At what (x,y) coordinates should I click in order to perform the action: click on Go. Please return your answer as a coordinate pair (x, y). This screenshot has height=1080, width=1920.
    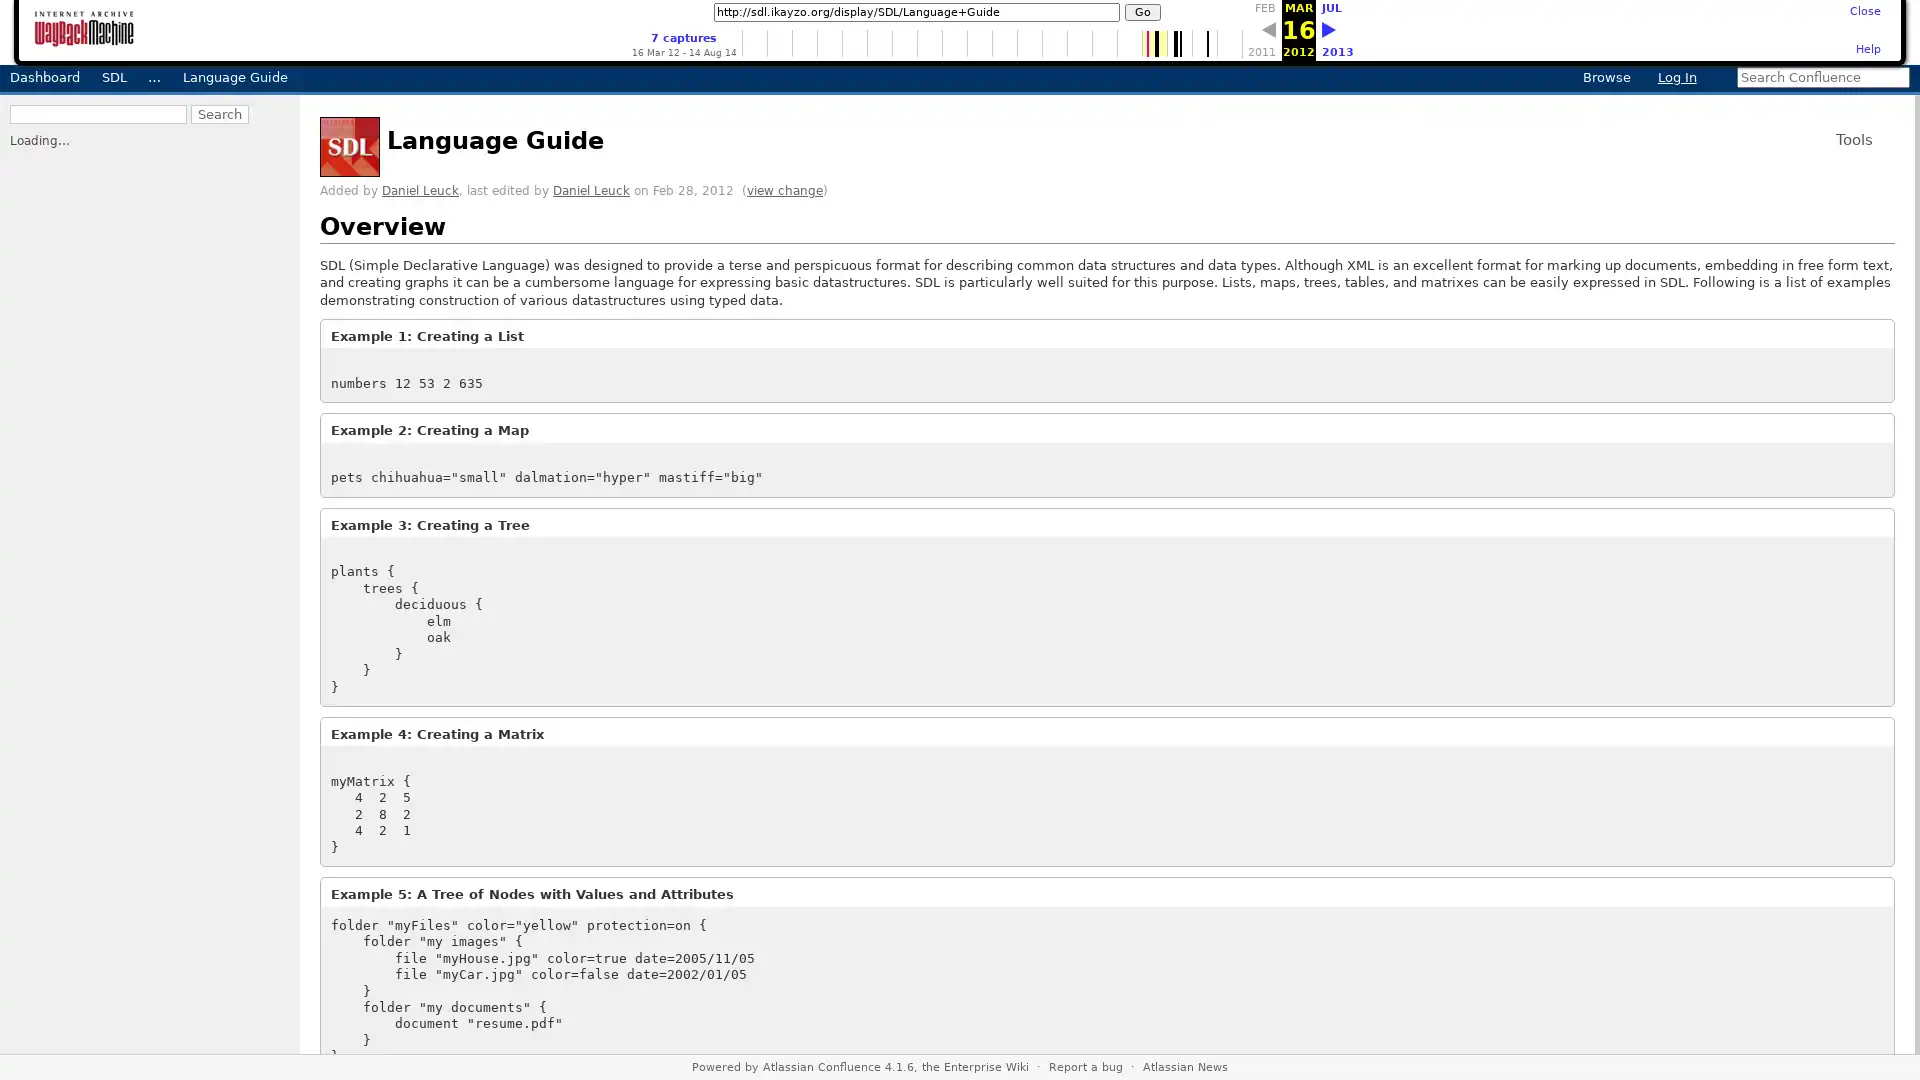
    Looking at the image, I should click on (1142, 12).